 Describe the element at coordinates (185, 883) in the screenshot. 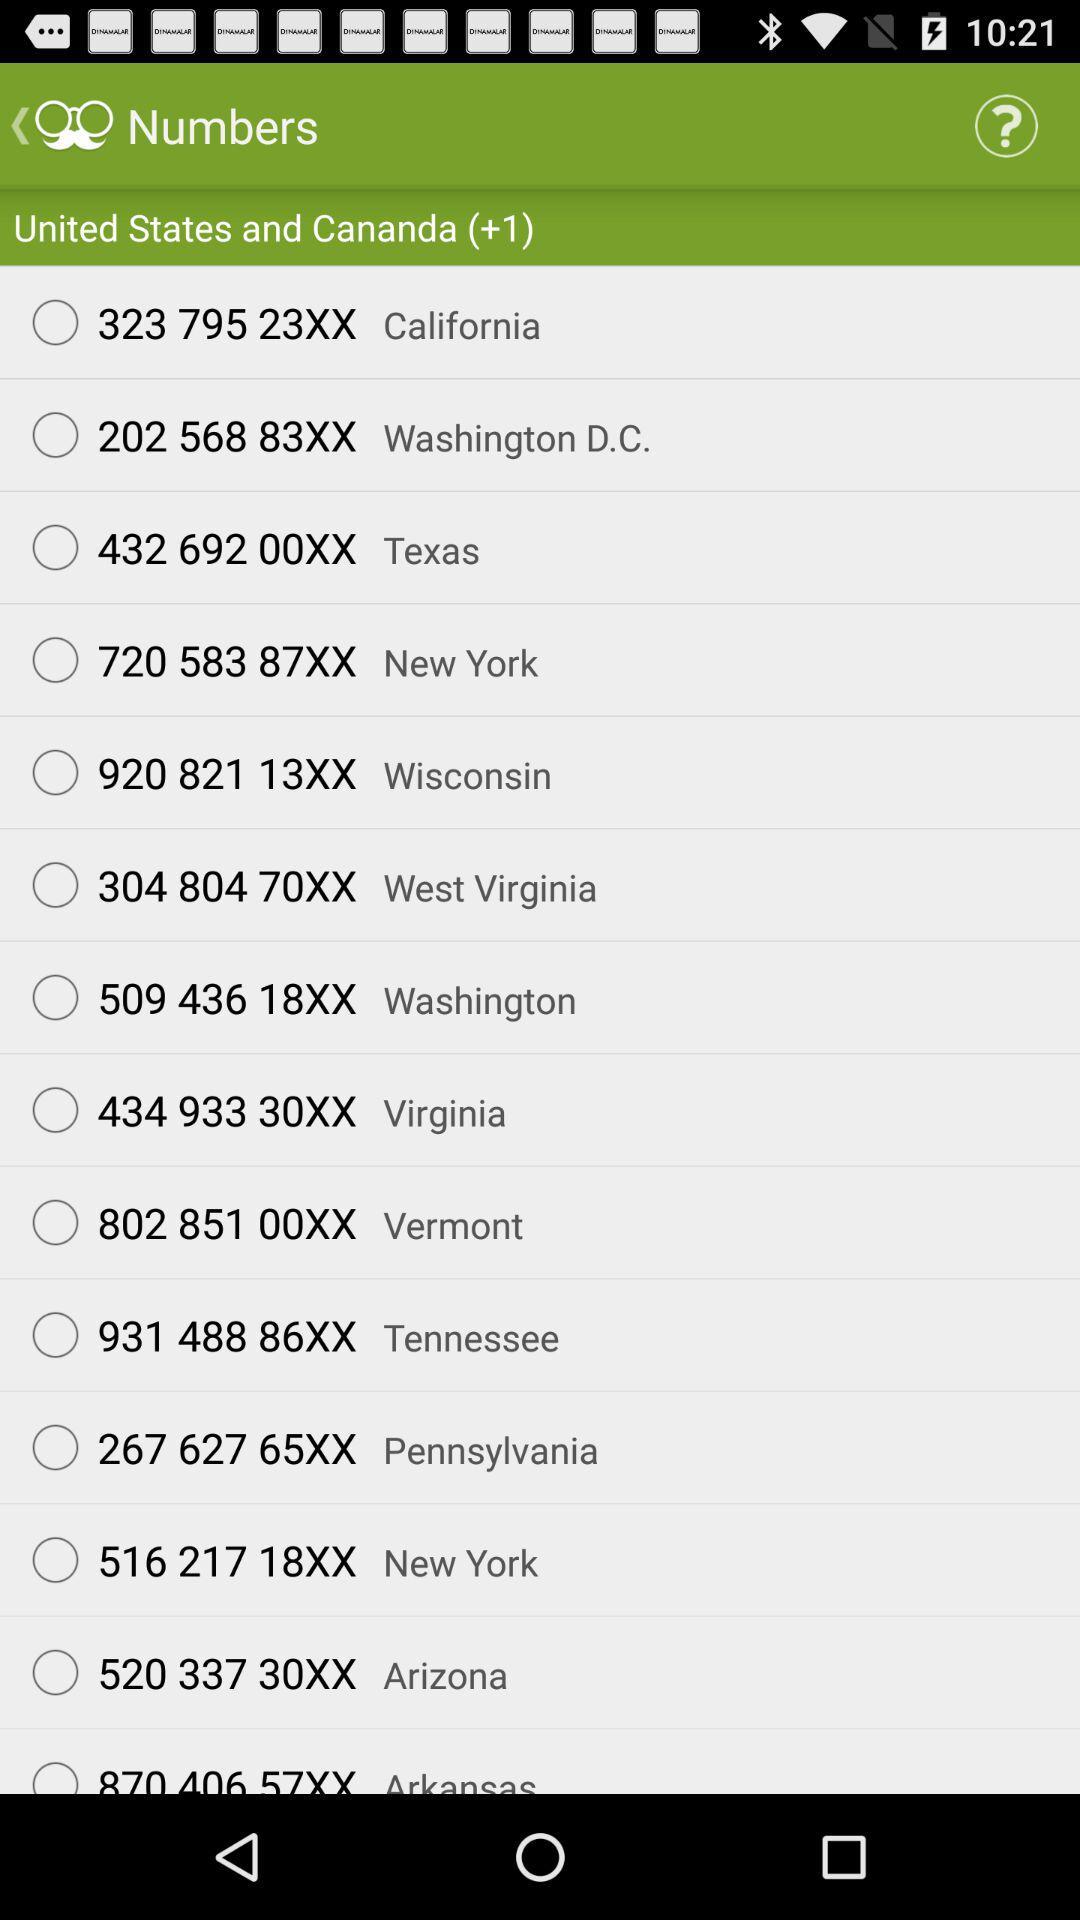

I see `radio button below 920 821 13xx icon` at that location.